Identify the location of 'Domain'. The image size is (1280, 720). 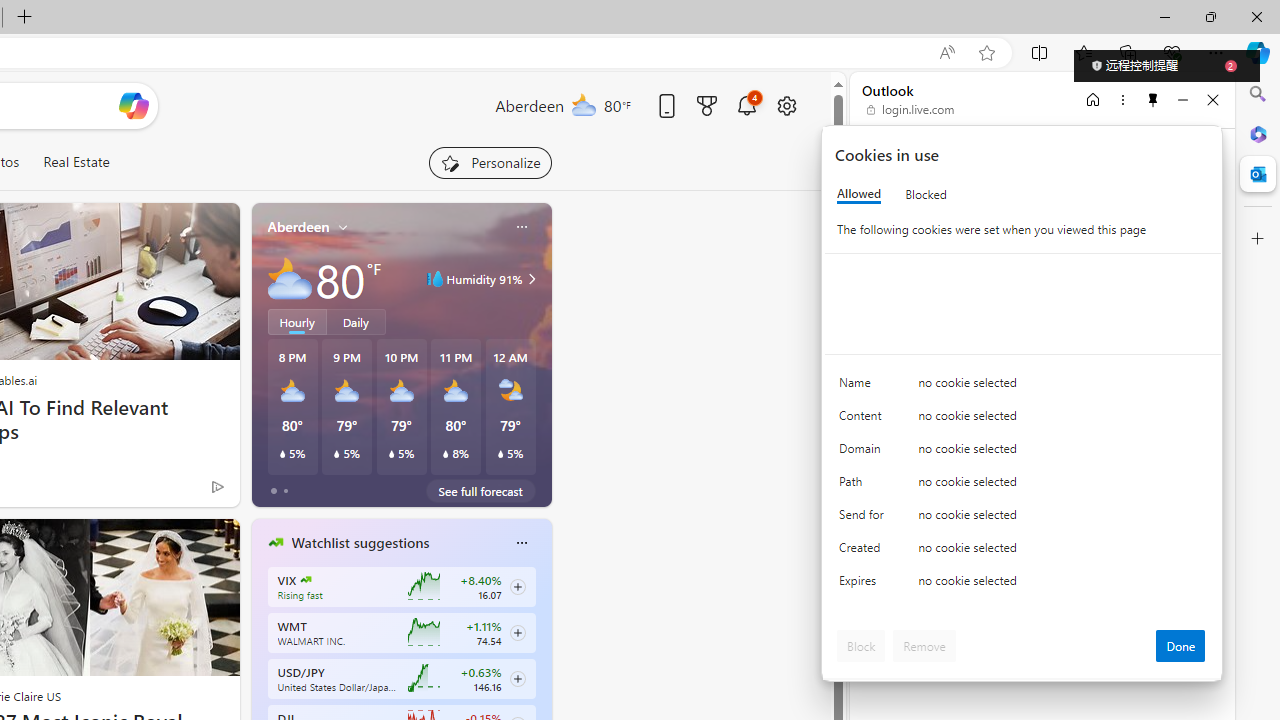
(865, 453).